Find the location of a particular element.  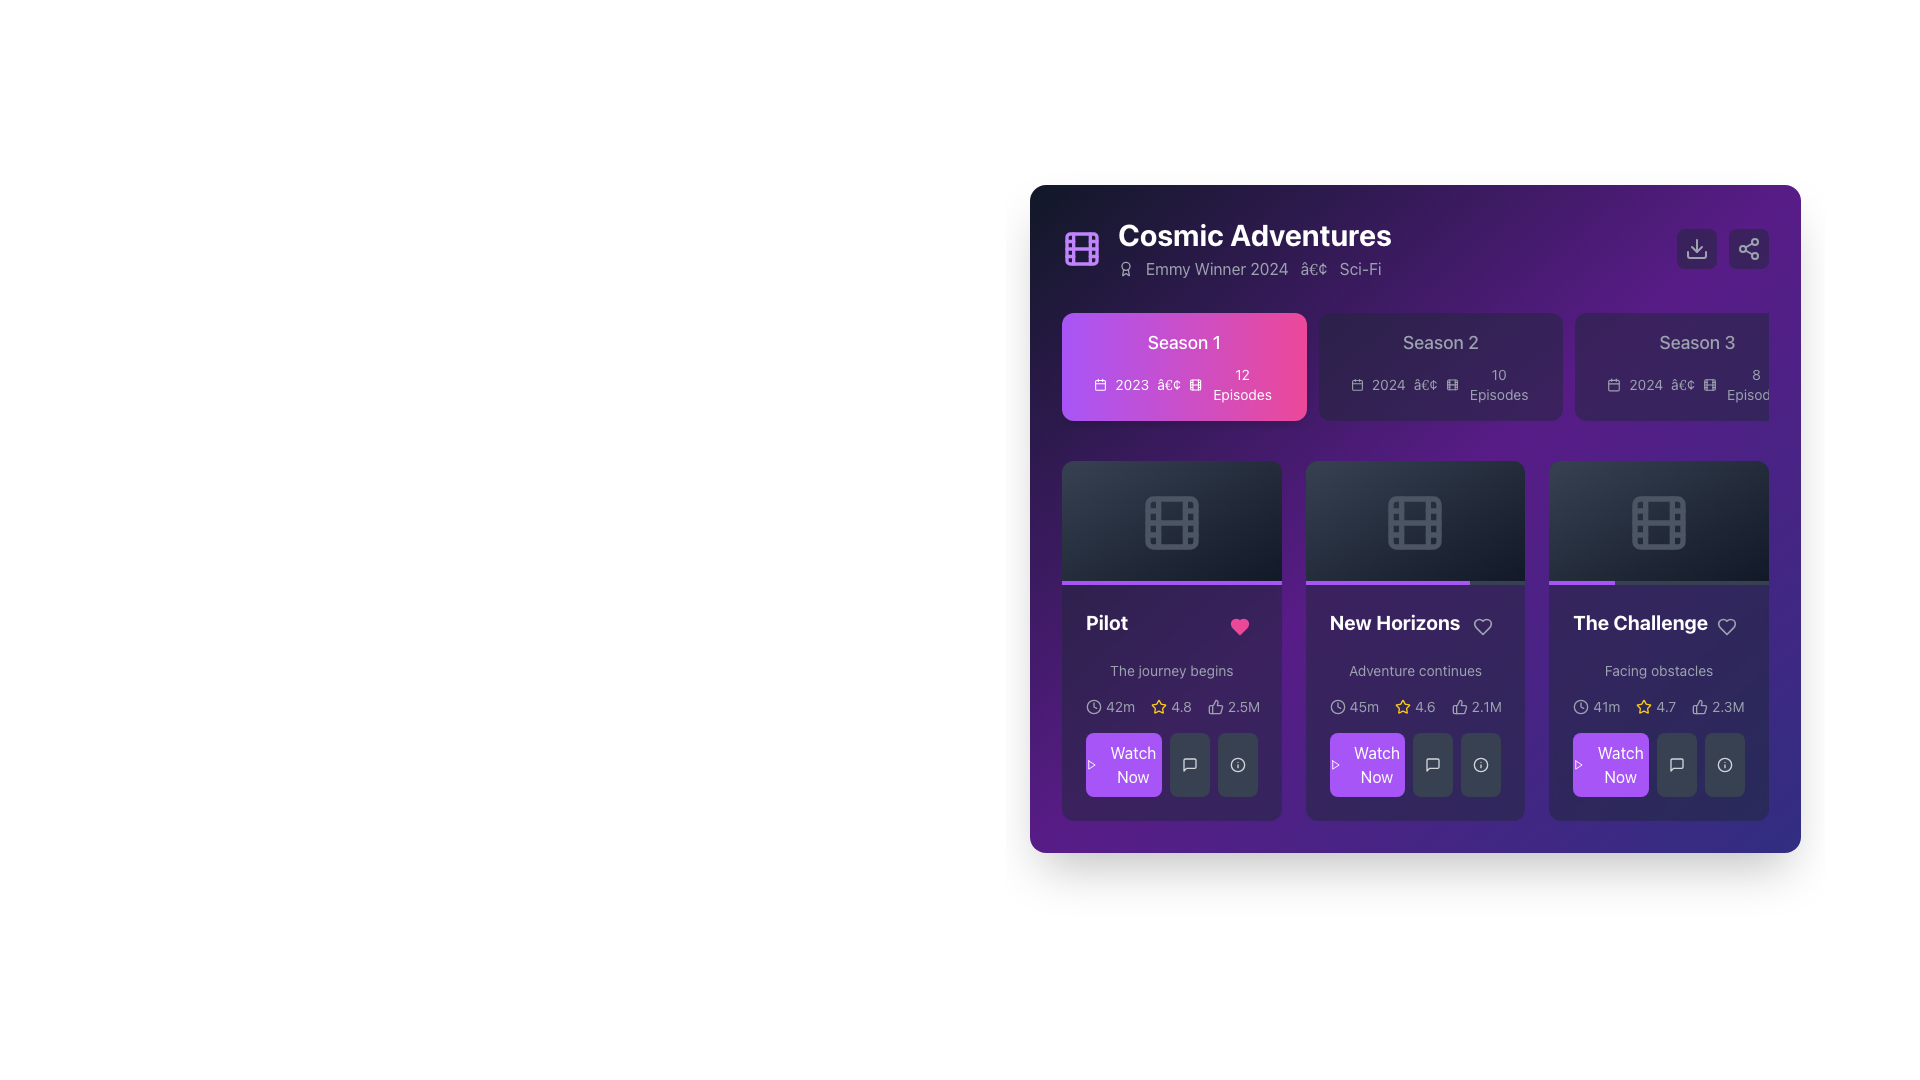

the likes or approvals icon-text combination located in the bottom right corner of 'The Challenge' card, which displays the number of likes or approvals for the associated content is located at coordinates (1717, 705).